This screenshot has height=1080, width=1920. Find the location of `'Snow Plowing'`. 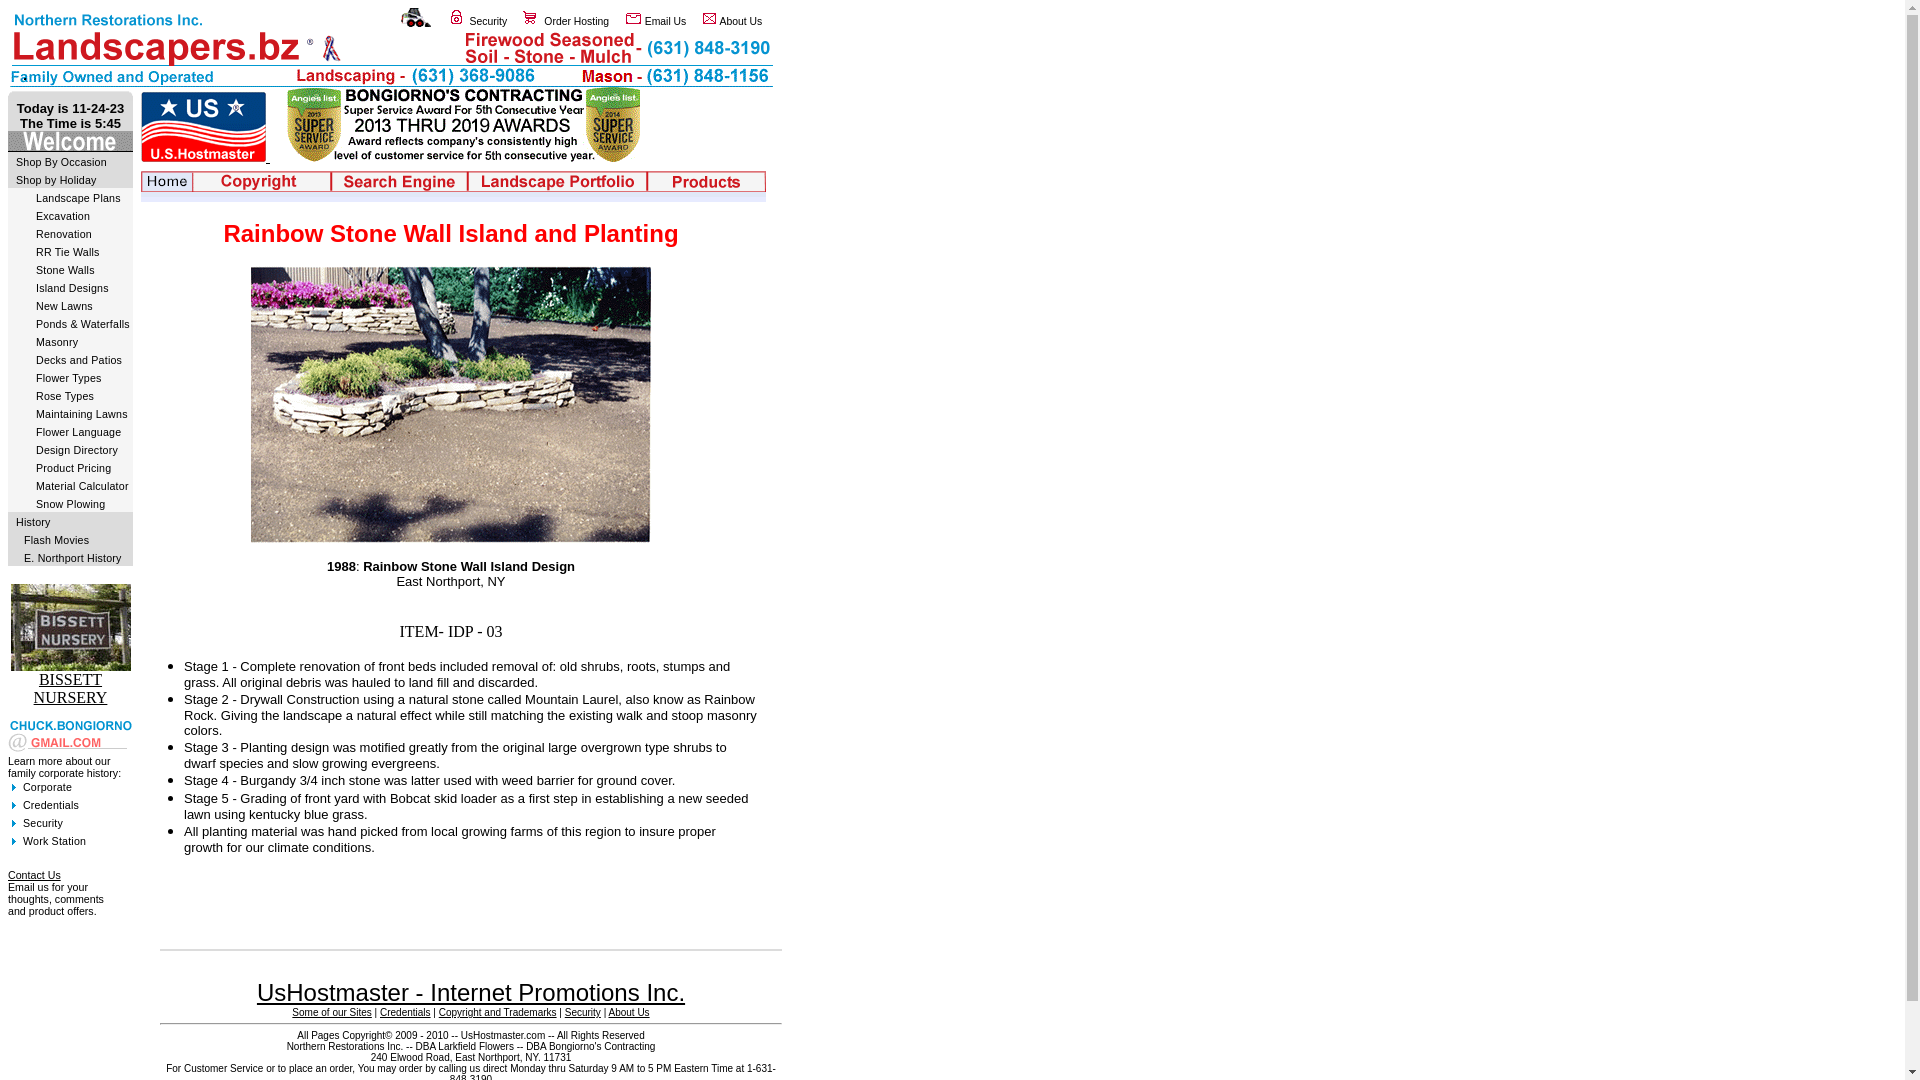

'Snow Plowing' is located at coordinates (70, 503).